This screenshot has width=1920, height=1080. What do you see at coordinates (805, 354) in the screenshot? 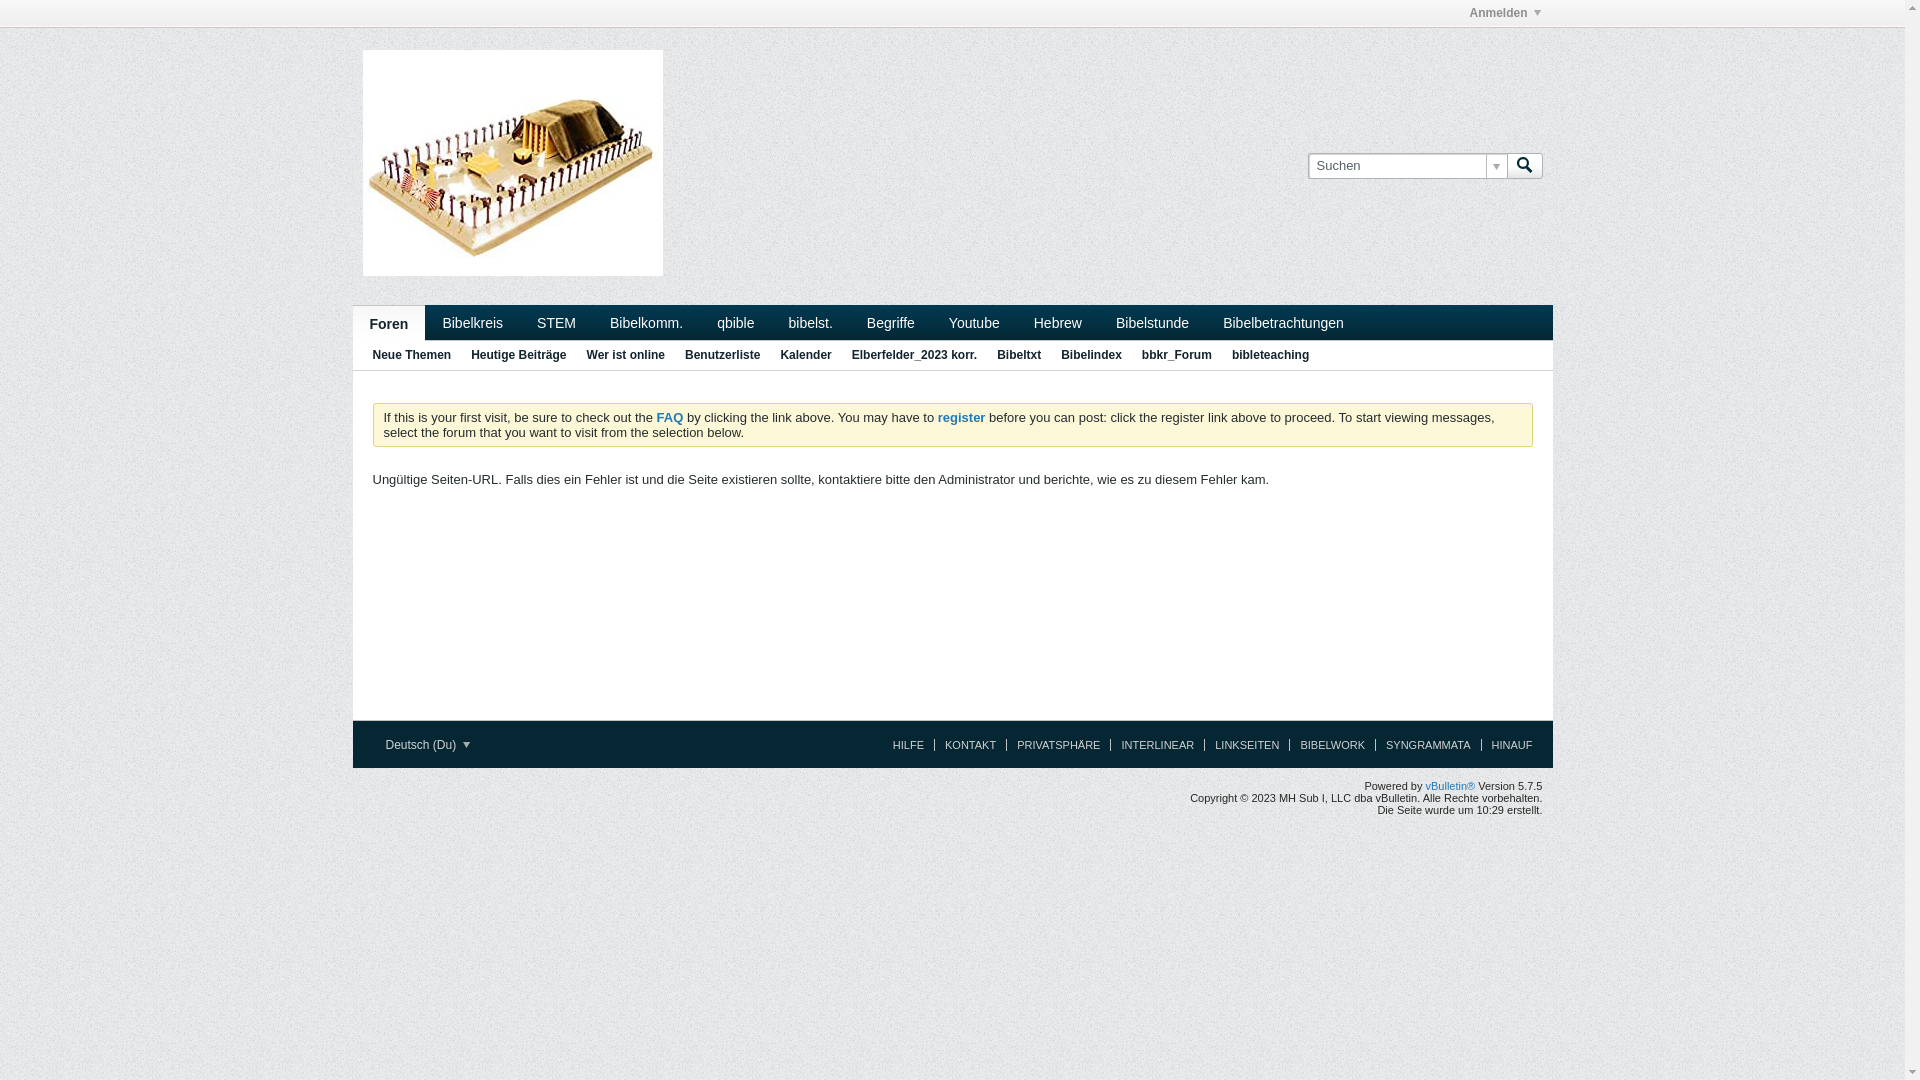
I see `'Kalender'` at bounding box center [805, 354].